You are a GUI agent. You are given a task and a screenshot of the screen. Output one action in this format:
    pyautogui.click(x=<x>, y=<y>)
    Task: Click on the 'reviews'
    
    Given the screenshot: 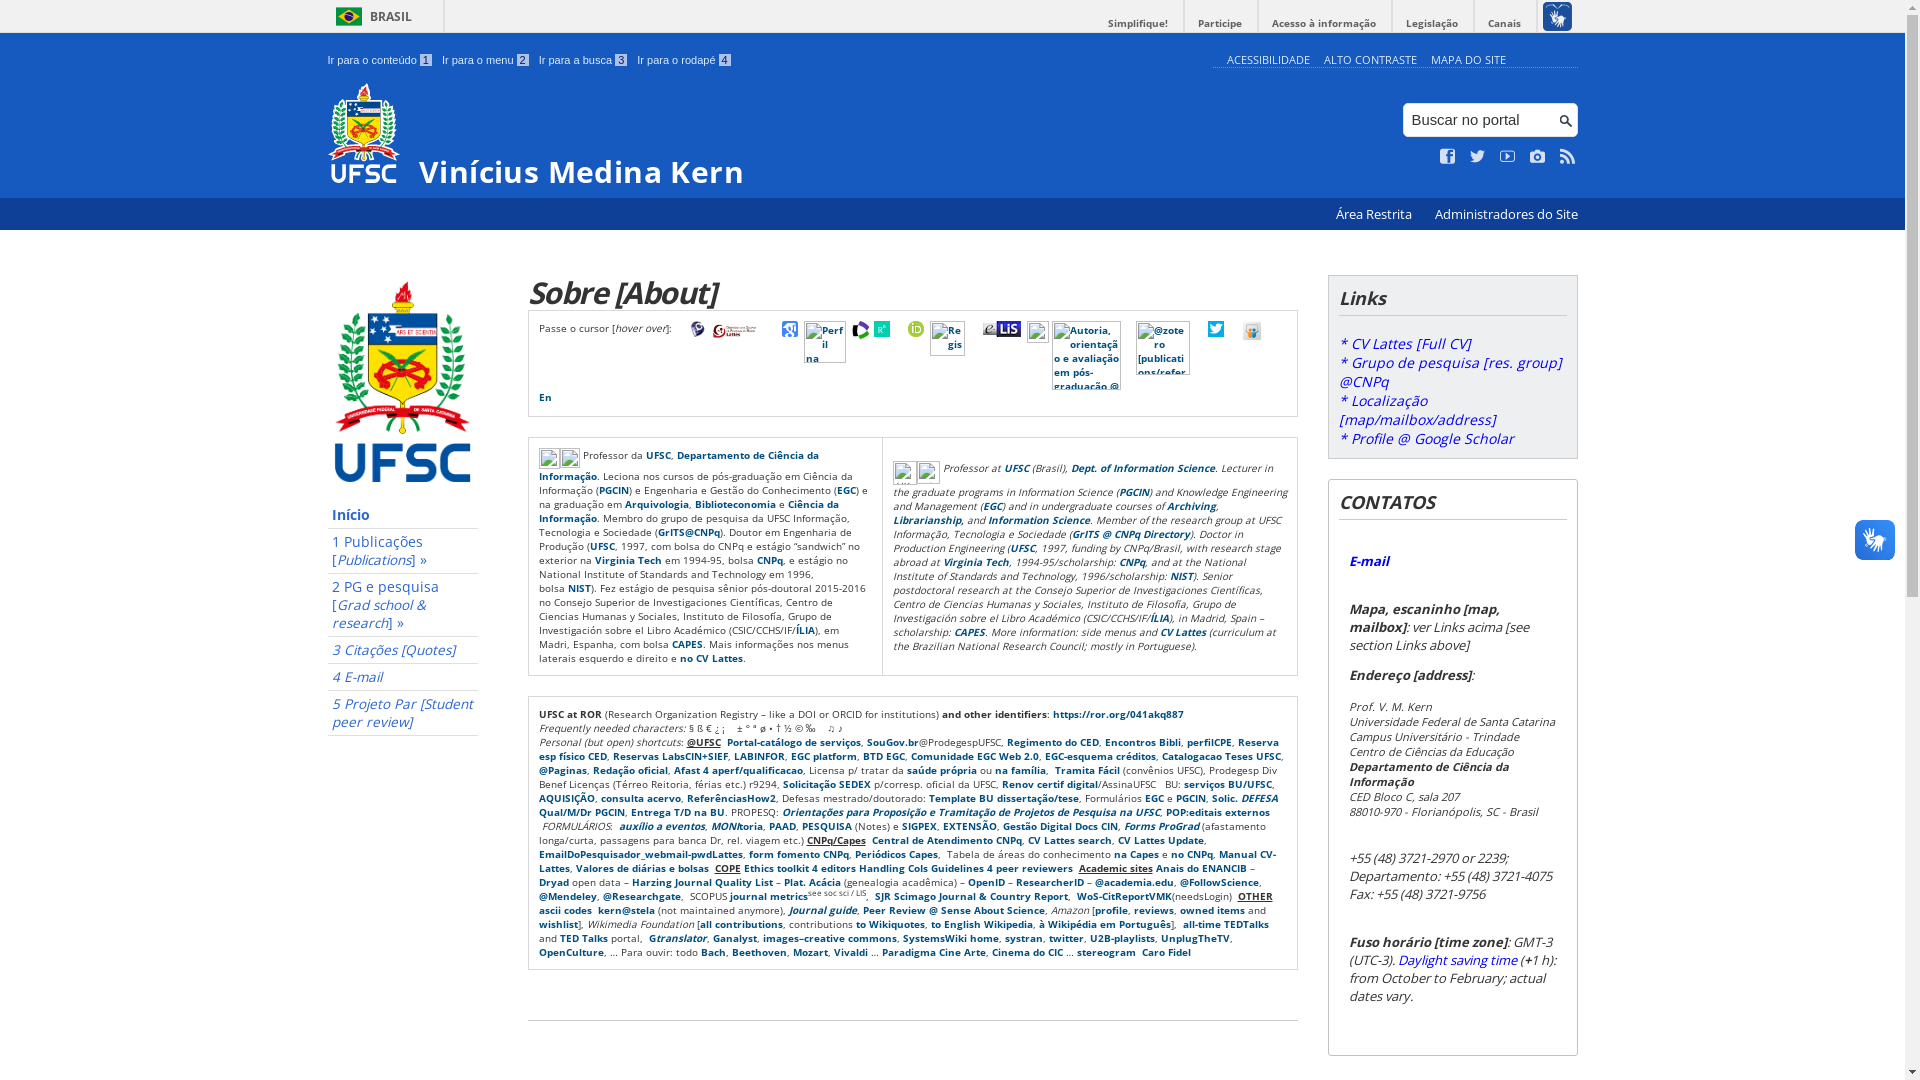 What is the action you would take?
    pyautogui.click(x=1153, y=910)
    